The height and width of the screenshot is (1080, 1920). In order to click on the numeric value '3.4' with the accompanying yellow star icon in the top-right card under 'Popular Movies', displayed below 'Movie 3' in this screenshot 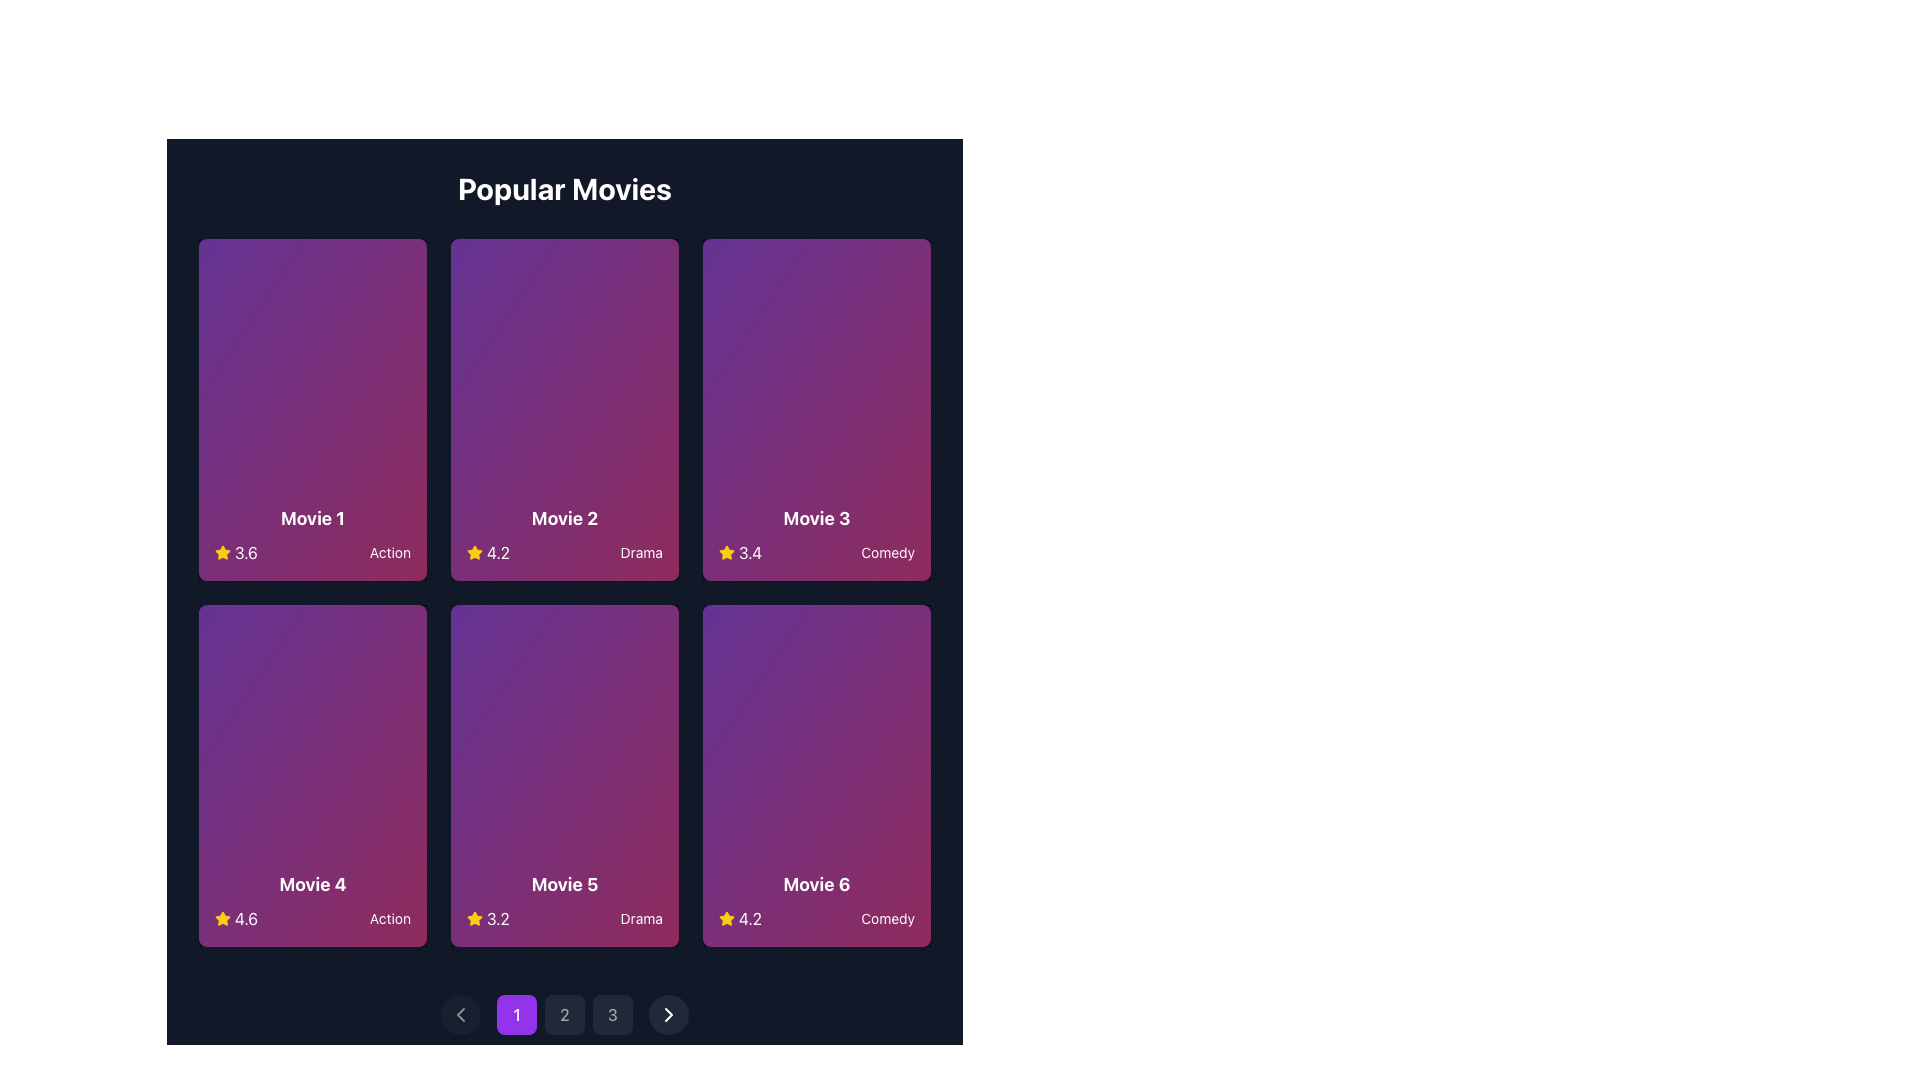, I will do `click(739, 552)`.